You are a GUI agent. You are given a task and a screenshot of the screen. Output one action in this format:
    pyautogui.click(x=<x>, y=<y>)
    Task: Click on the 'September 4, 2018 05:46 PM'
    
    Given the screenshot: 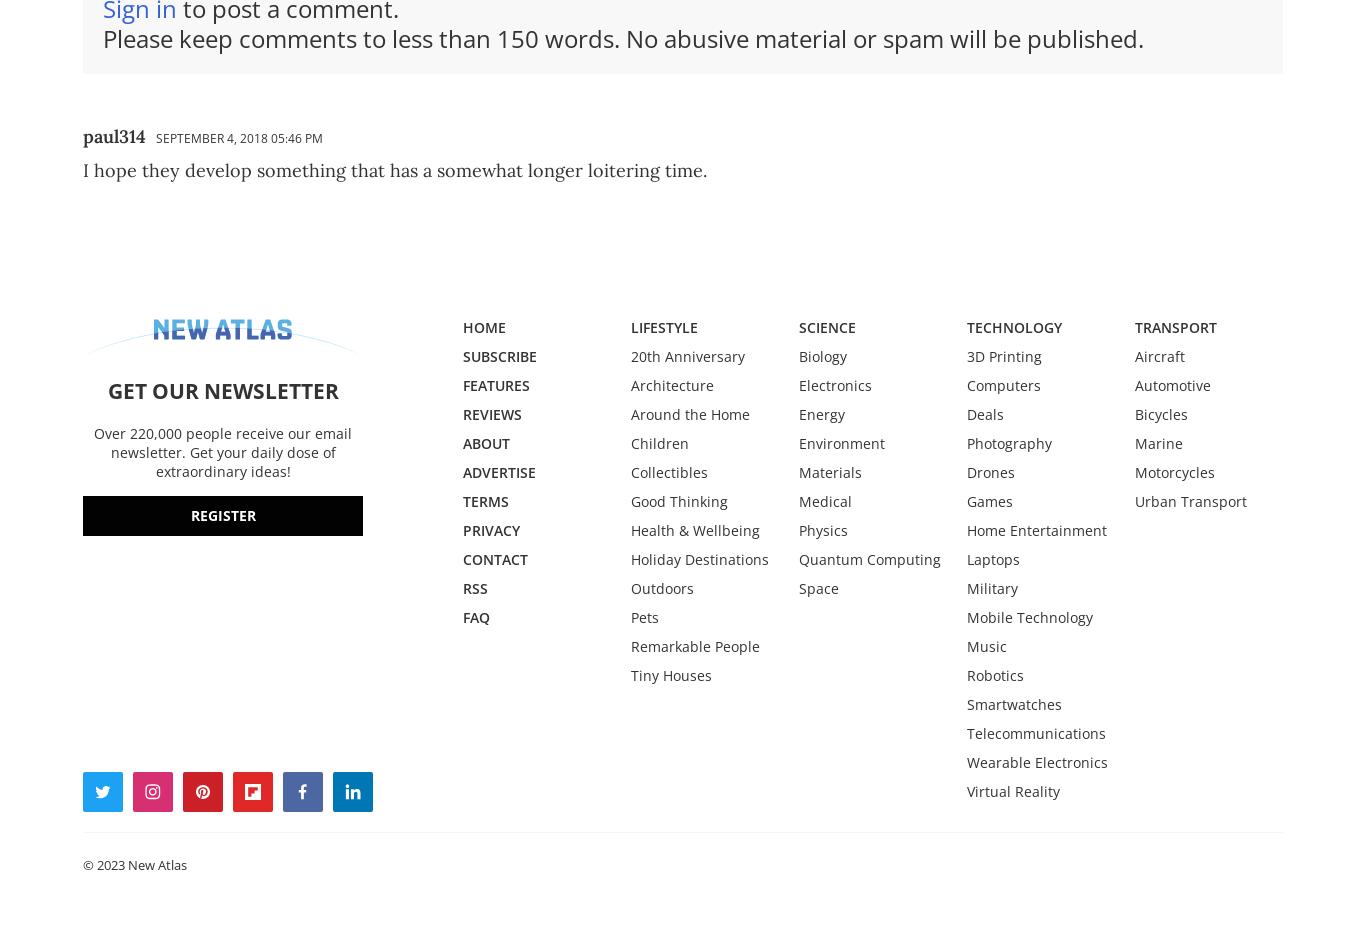 What is the action you would take?
    pyautogui.click(x=239, y=137)
    